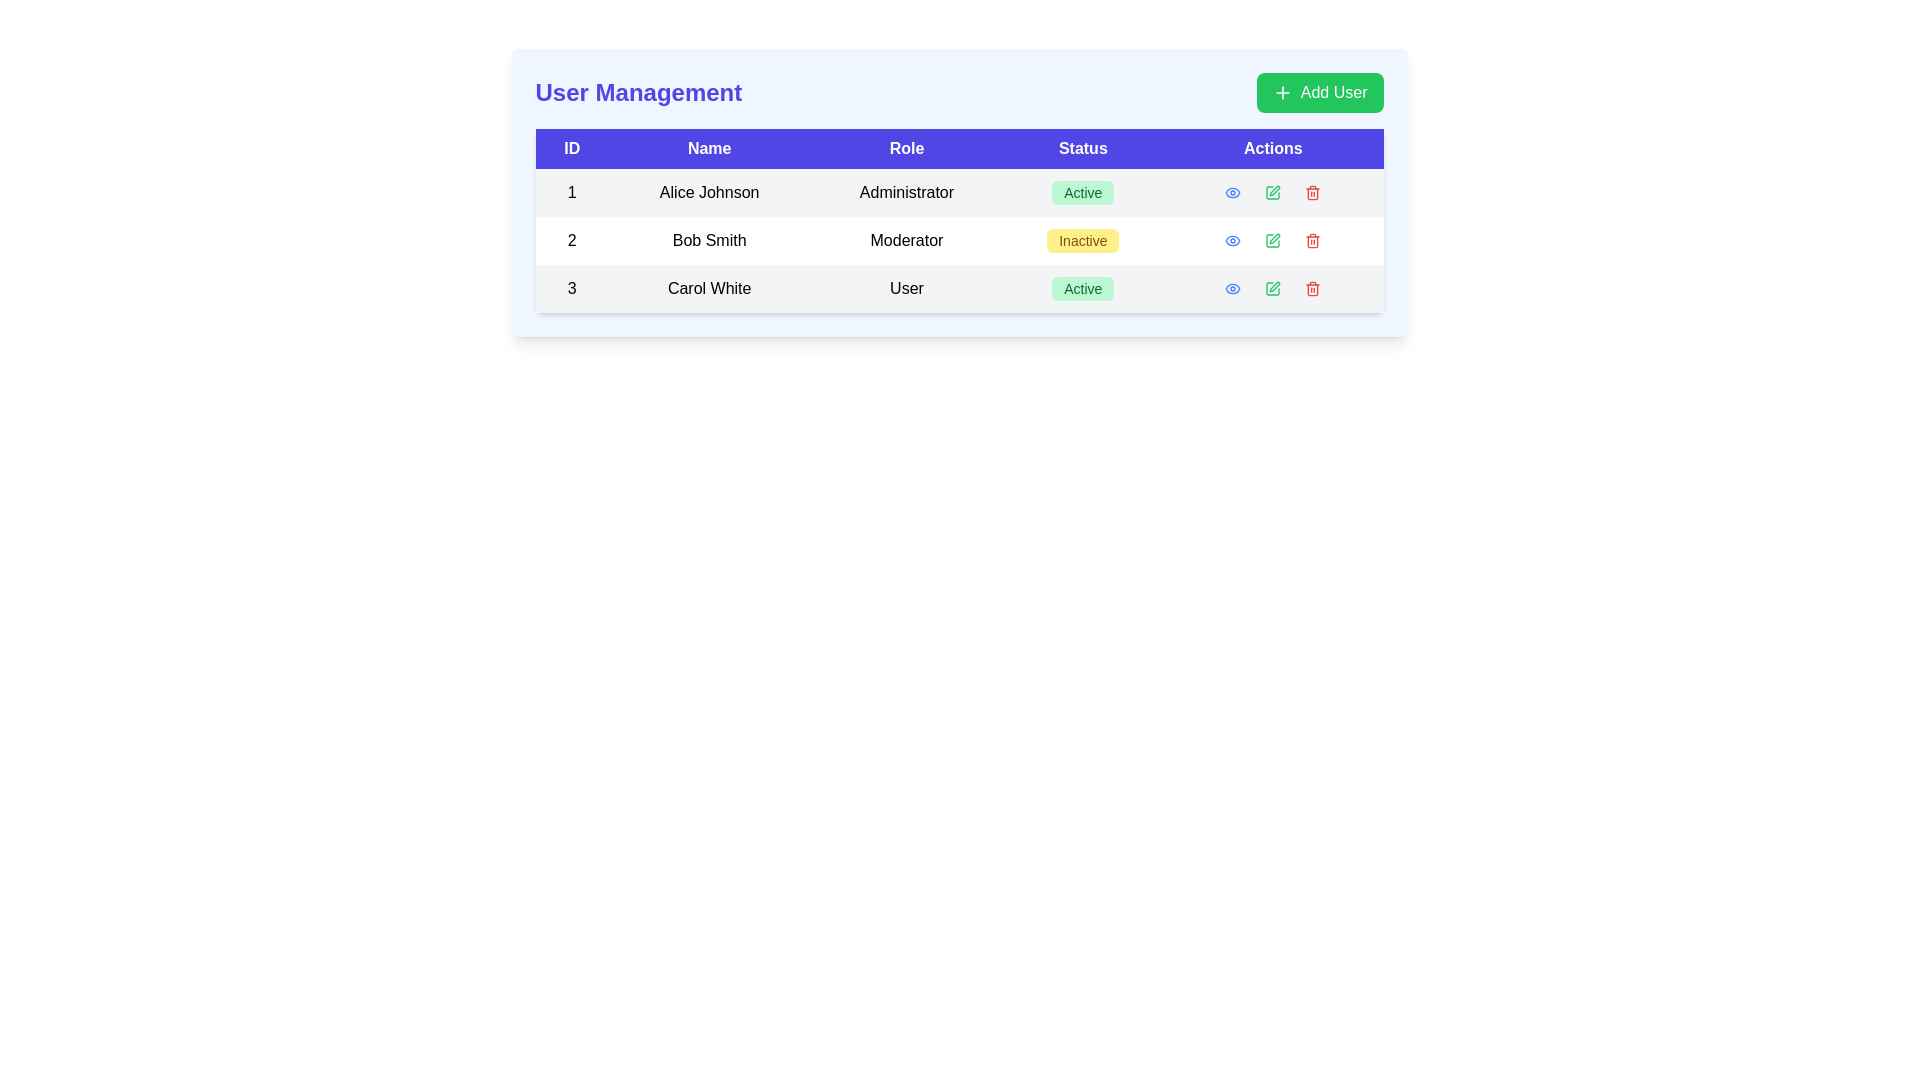 Image resolution: width=1920 pixels, height=1080 pixels. What do you see at coordinates (1313, 192) in the screenshot?
I see `the deletion button, which is the third button aligned to the right within the 'Actions' column of the first row in the user management table` at bounding box center [1313, 192].